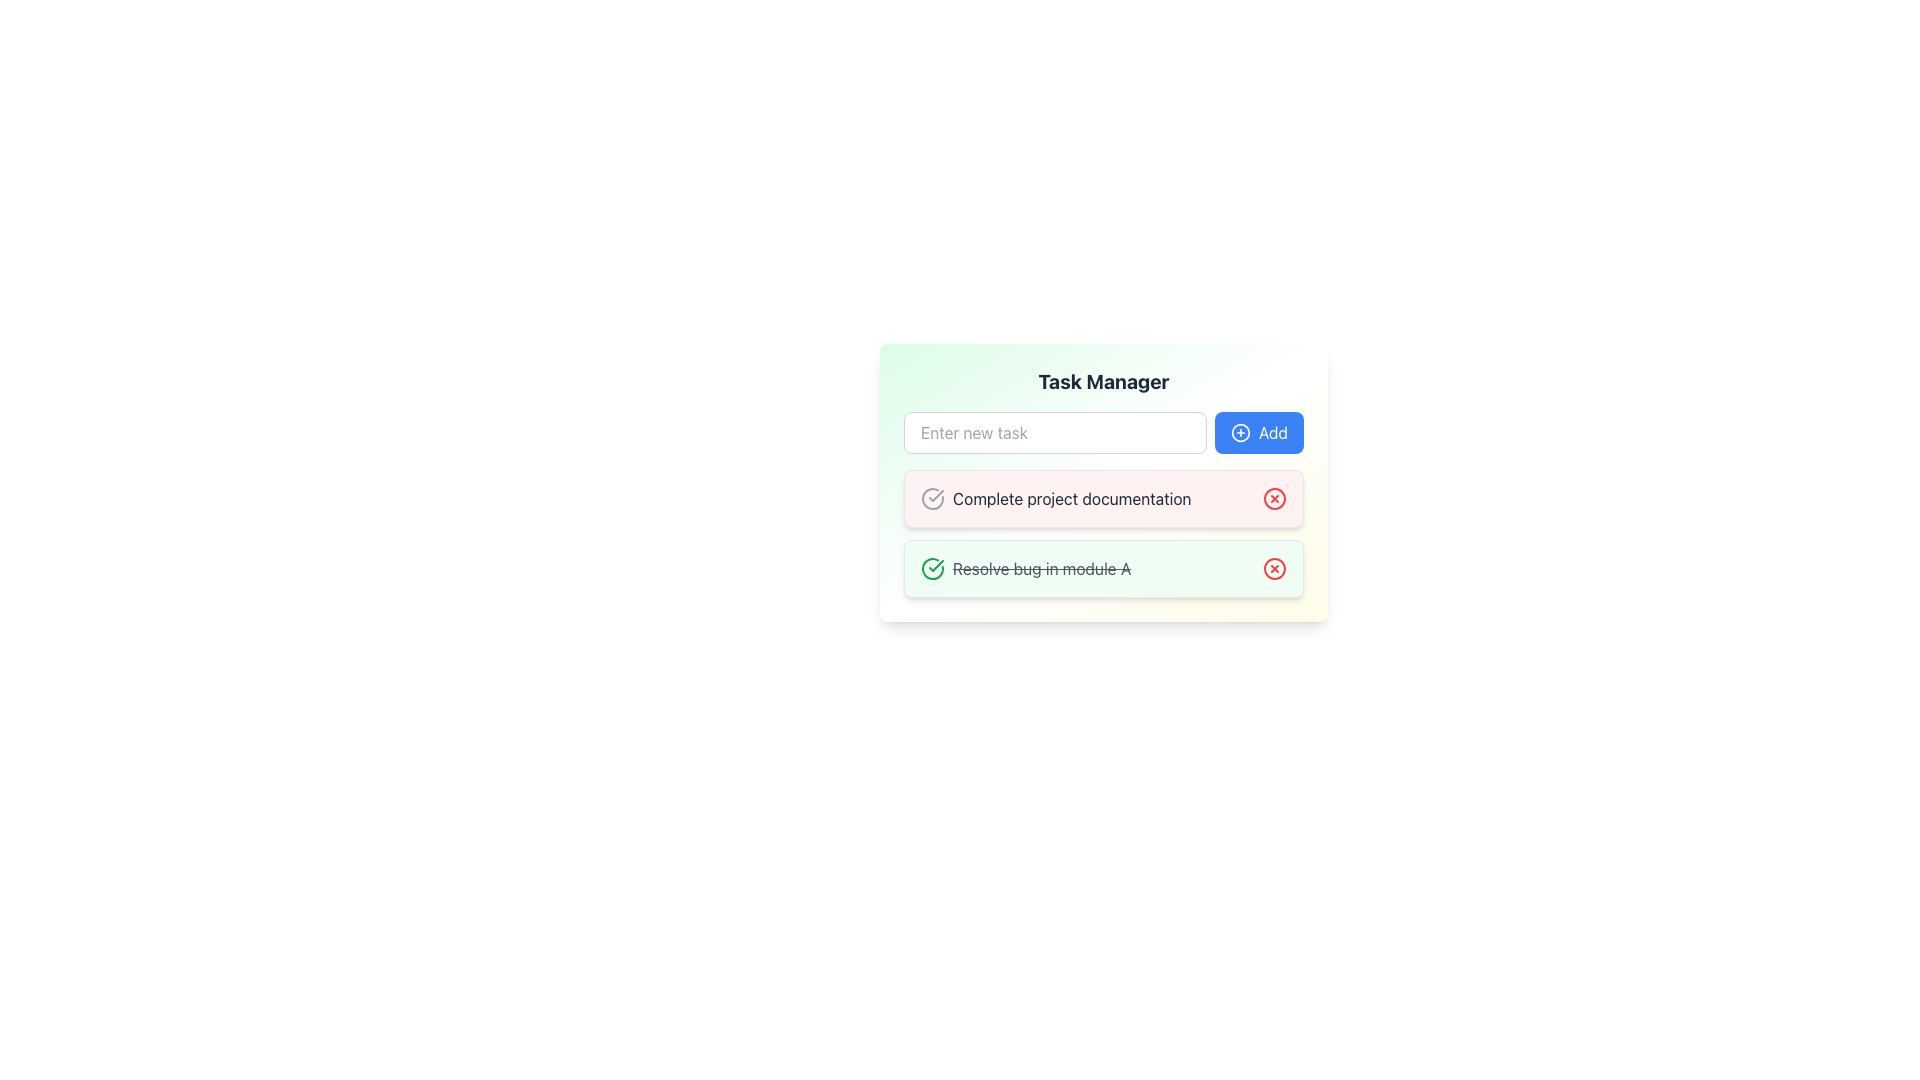  I want to click on the first task item in the task list, which allows users, so click(1103, 504).